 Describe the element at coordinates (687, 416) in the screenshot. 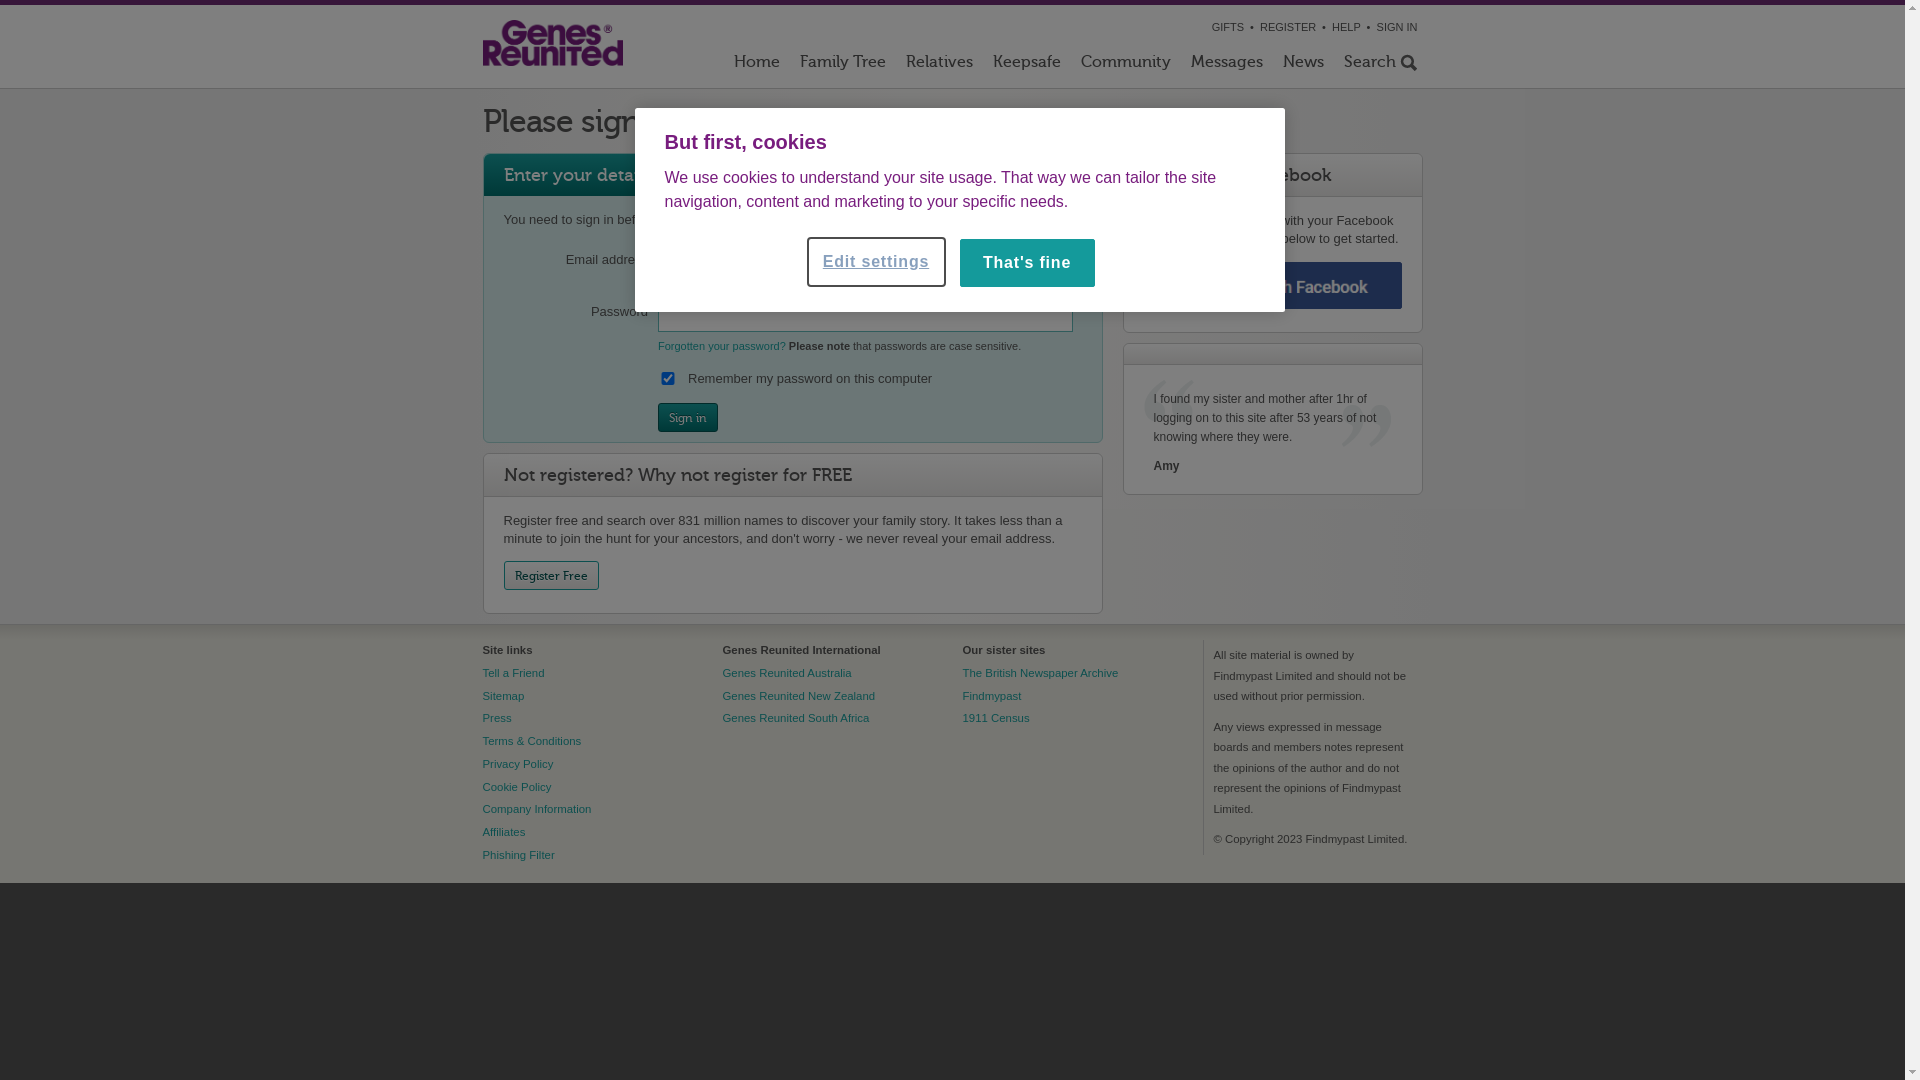

I see `'Sign in'` at that location.